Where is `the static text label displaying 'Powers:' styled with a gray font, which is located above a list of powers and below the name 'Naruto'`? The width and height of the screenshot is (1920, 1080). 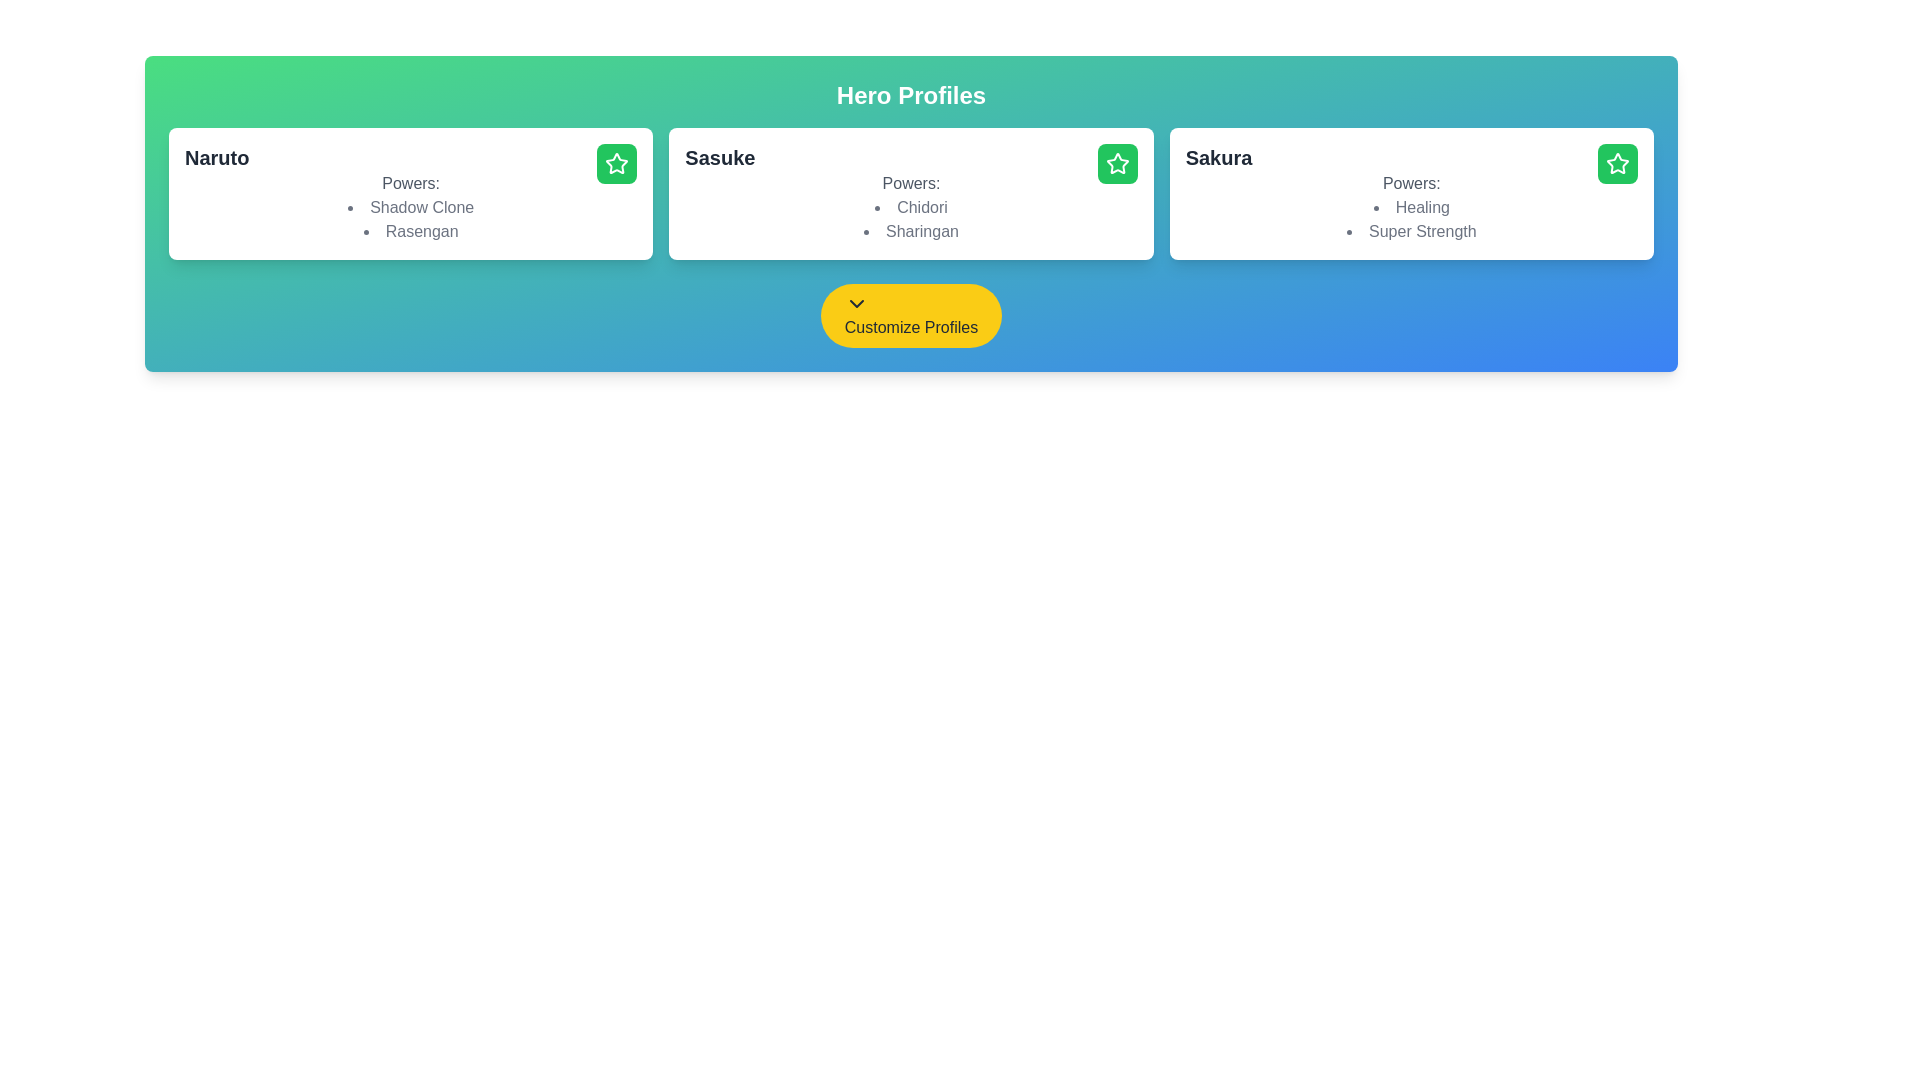
the static text label displaying 'Powers:' styled with a gray font, which is located above a list of powers and below the name 'Naruto' is located at coordinates (410, 184).